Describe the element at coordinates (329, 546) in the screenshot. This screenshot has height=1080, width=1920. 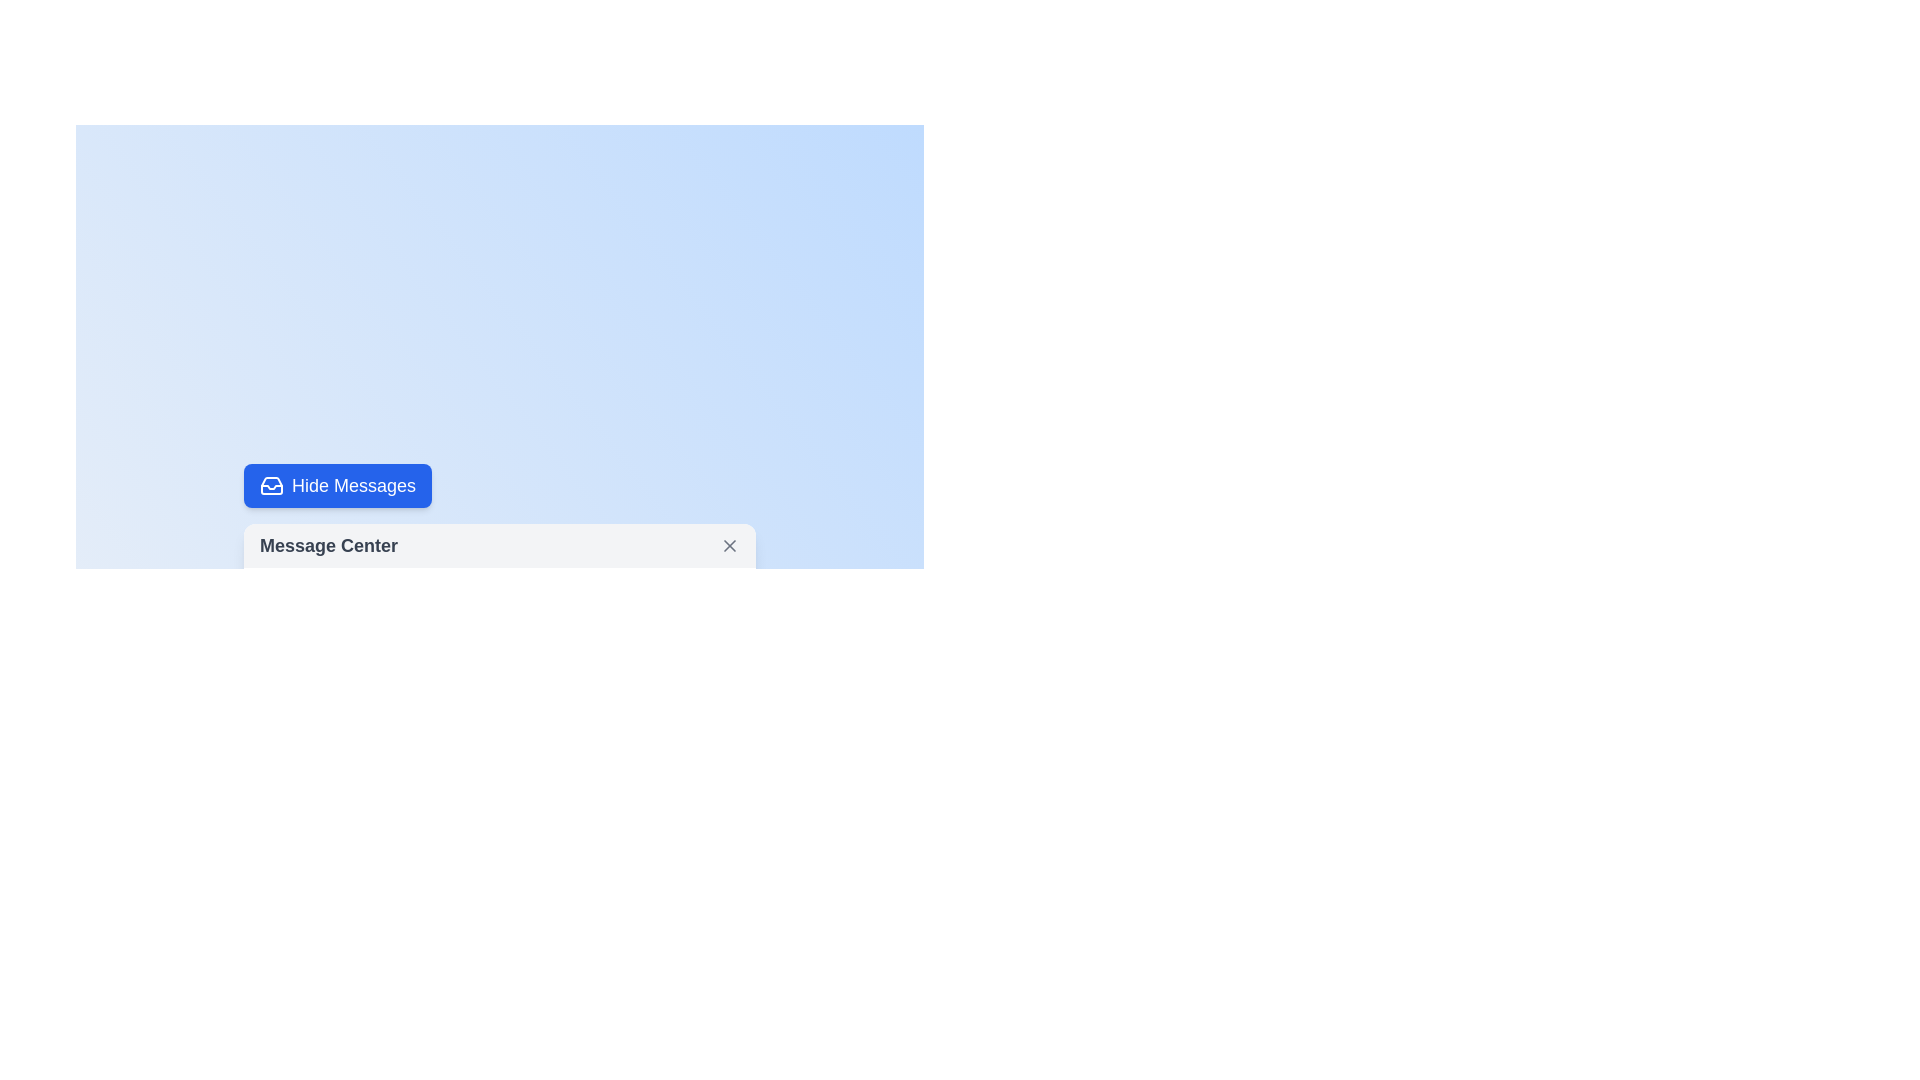
I see `the text label located on the left side of a light gray rounded bar, which serves as a title or heading for the content below` at that location.